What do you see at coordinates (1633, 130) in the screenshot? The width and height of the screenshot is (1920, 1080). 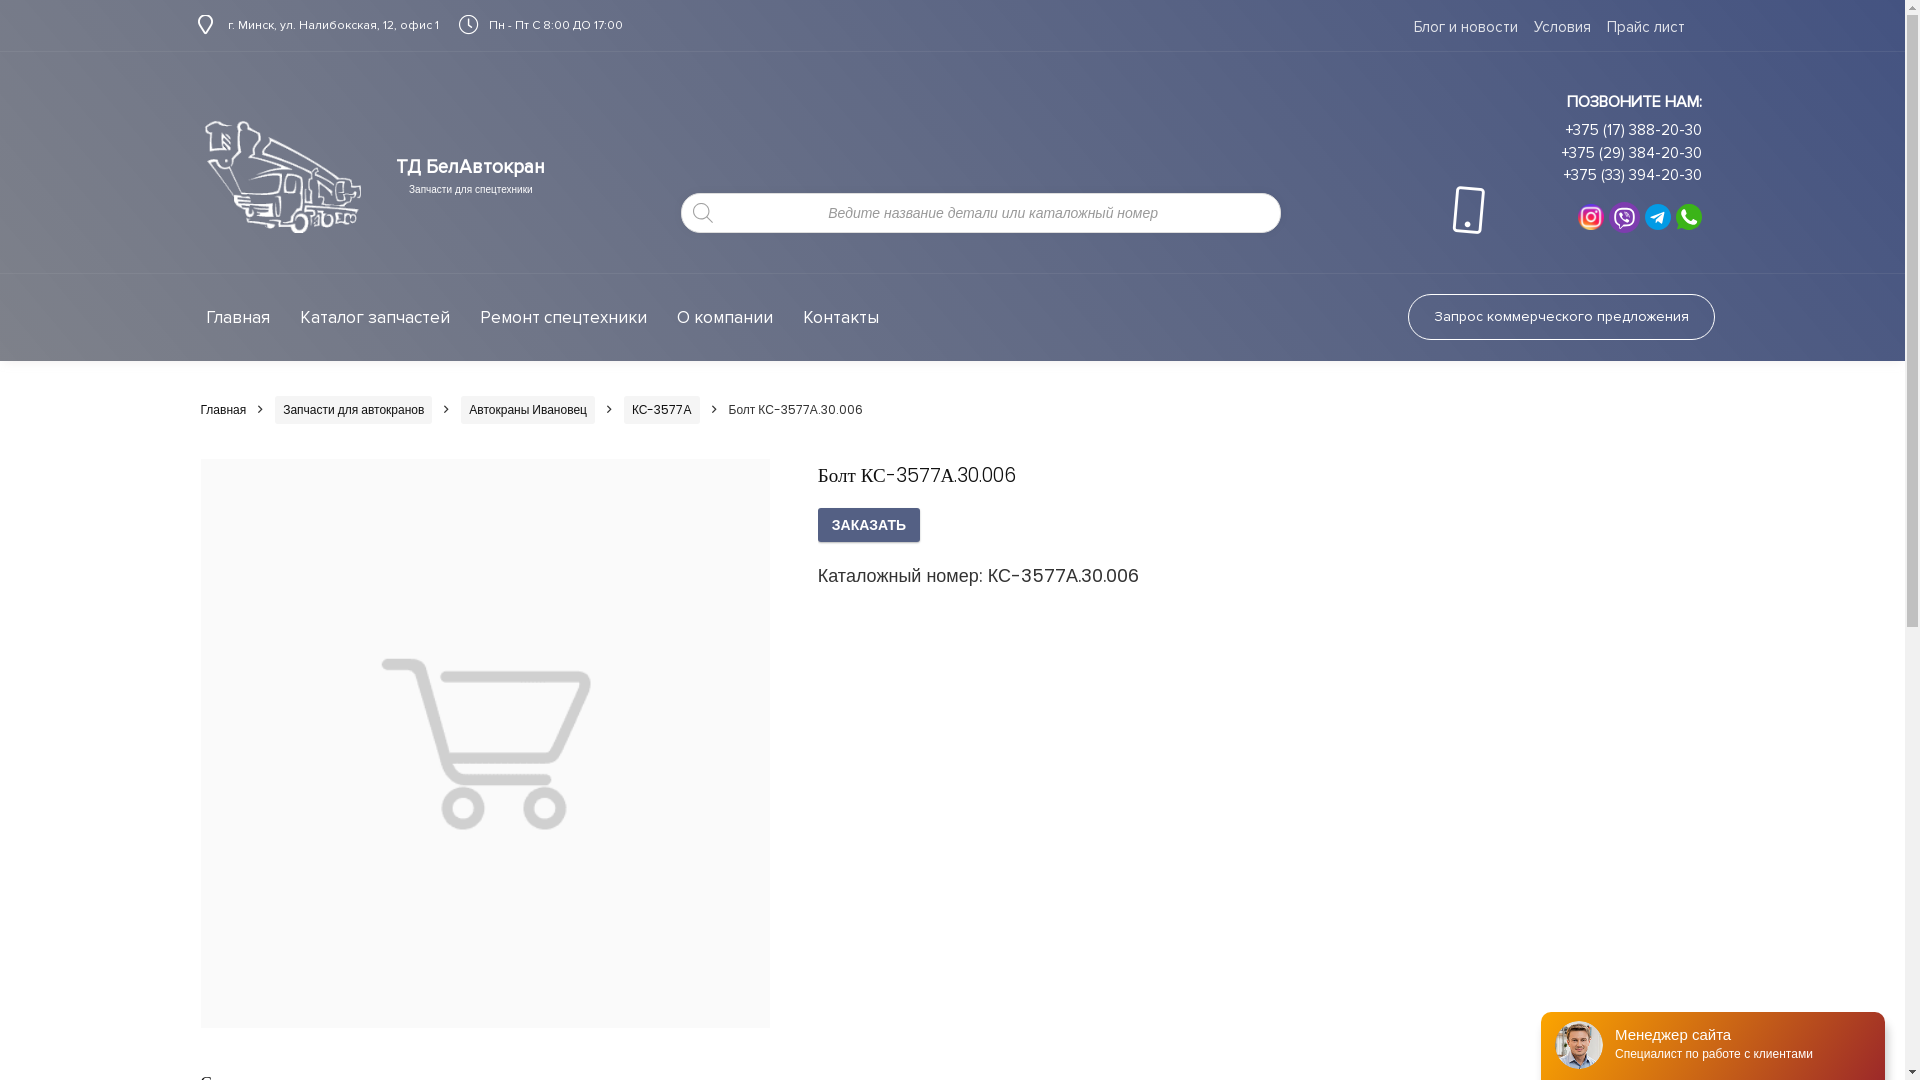 I see `'+375 (17) 388-20-30'` at bounding box center [1633, 130].